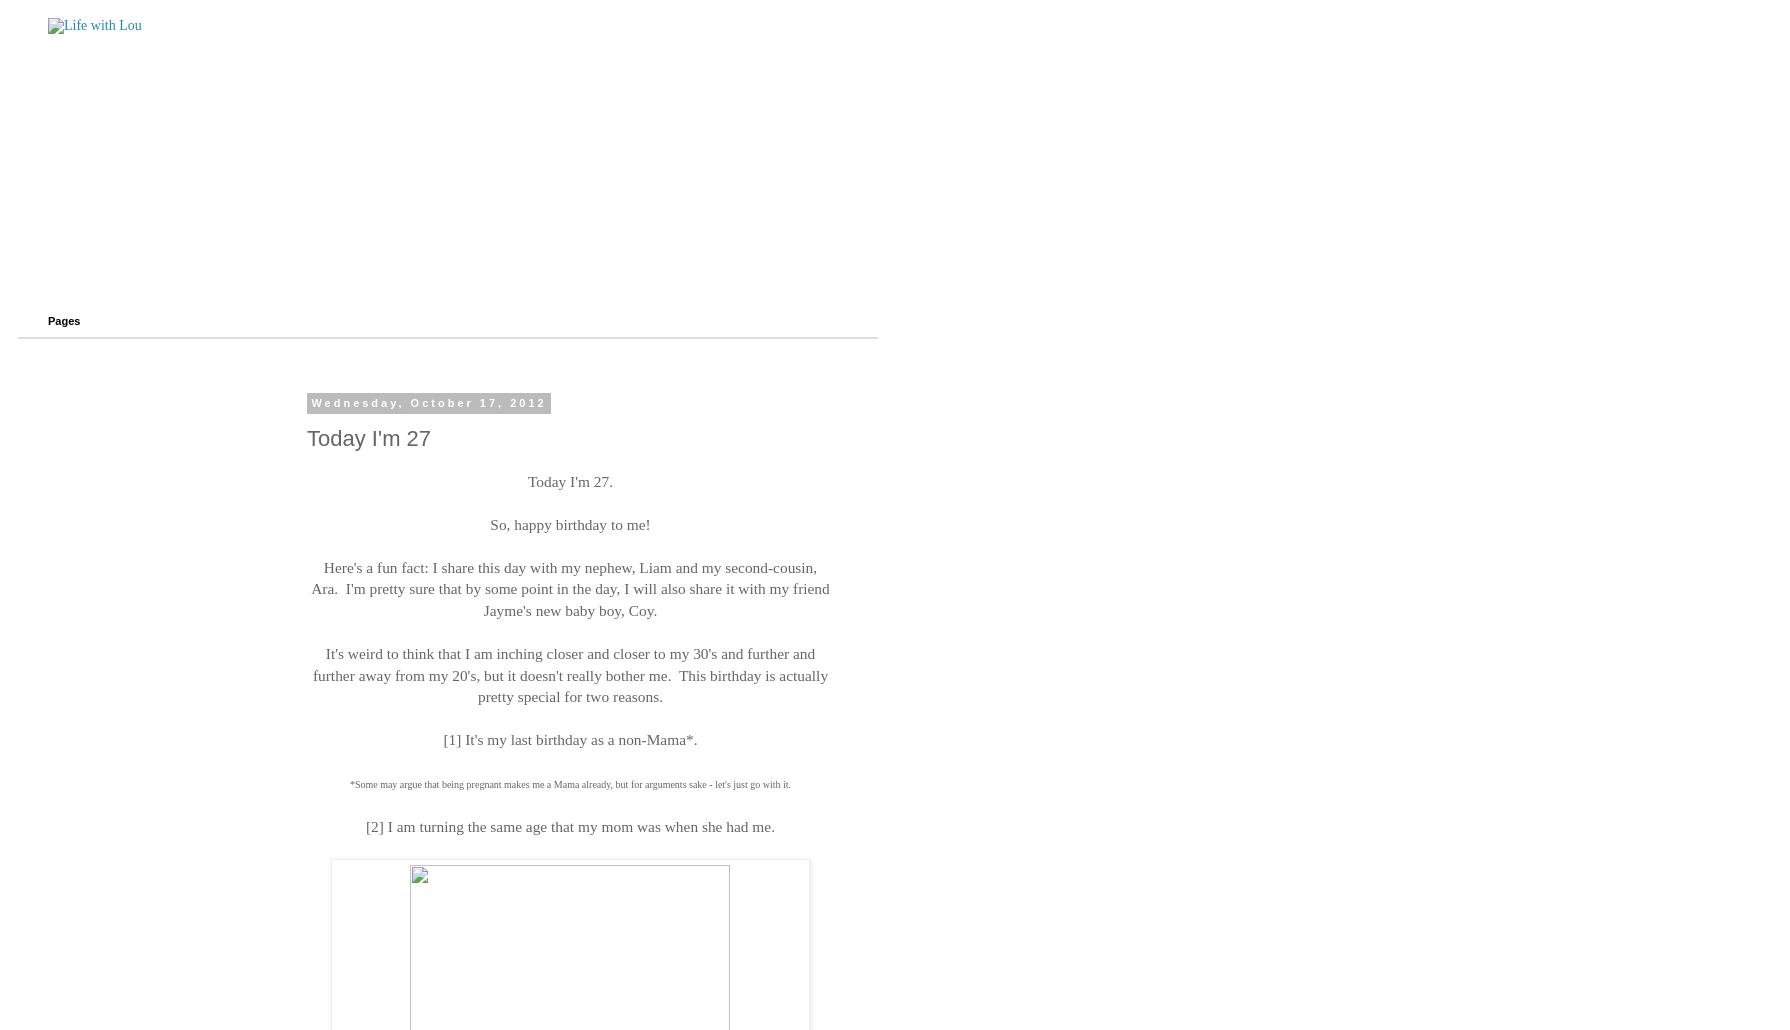  I want to click on 'It's weird to think that I am inching closer and closer to my 30's and further and further away from my 20's, but it doesn't really bother me.  This birthday is actually pretty special for two reasons.', so click(568, 673).